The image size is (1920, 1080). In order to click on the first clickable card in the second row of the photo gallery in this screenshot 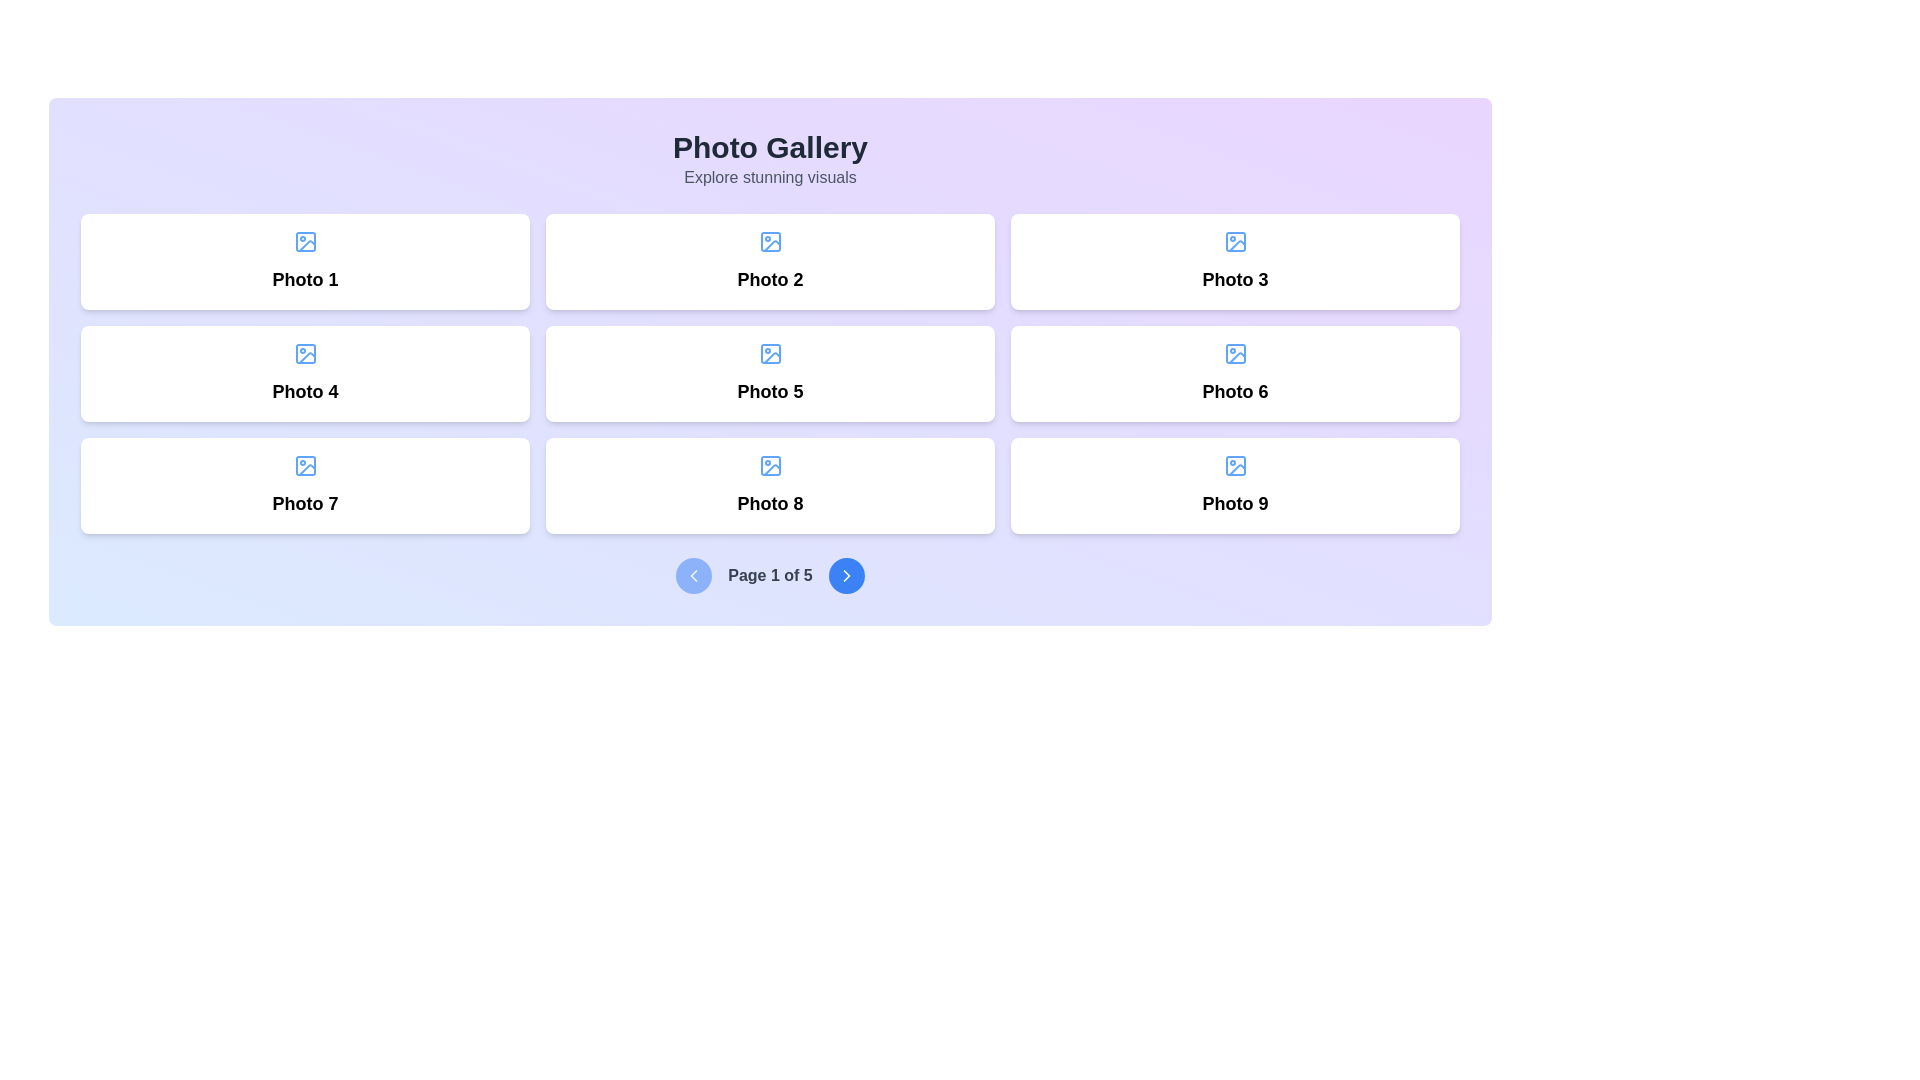, I will do `click(304, 374)`.